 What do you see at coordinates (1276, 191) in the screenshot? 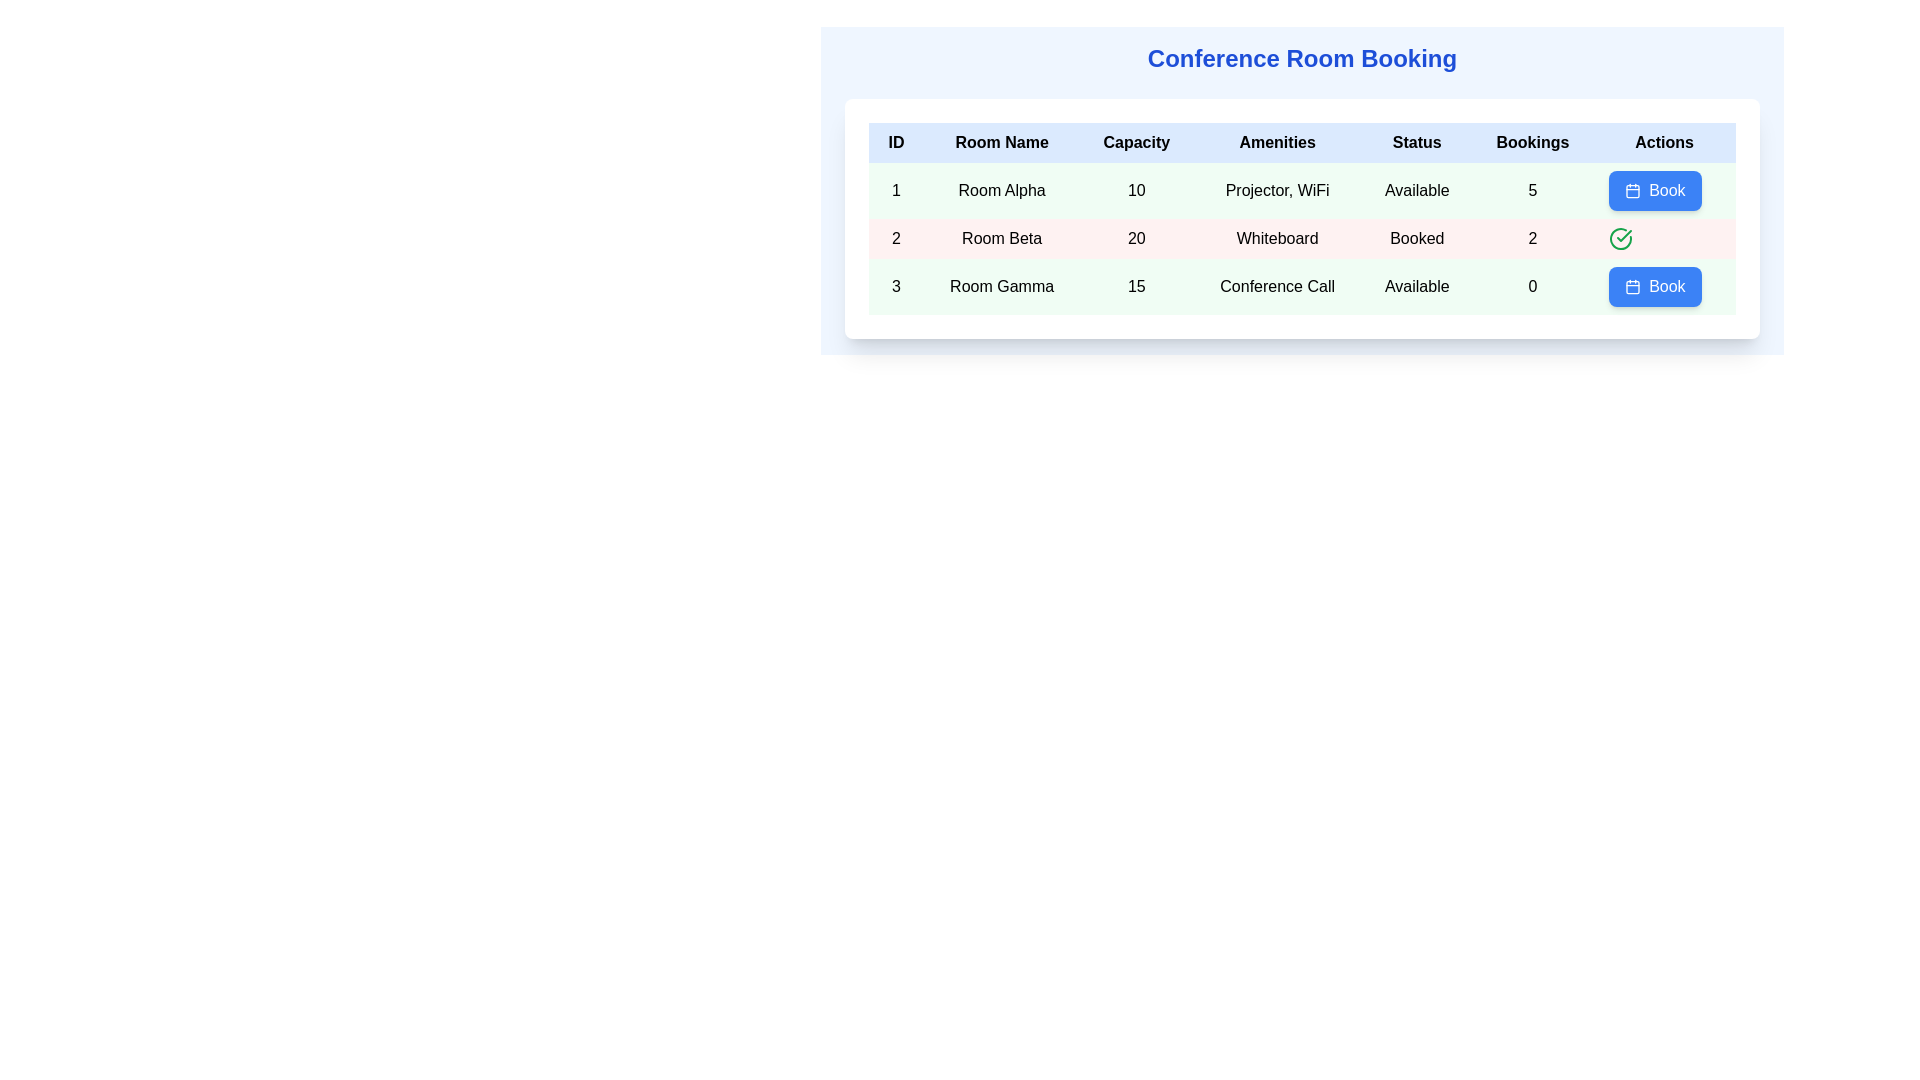
I see `the text label displaying amenities in the fourth column of the first row of the 'Conference Room Booking' table, which is located under the 'Amenities' heading` at bounding box center [1276, 191].